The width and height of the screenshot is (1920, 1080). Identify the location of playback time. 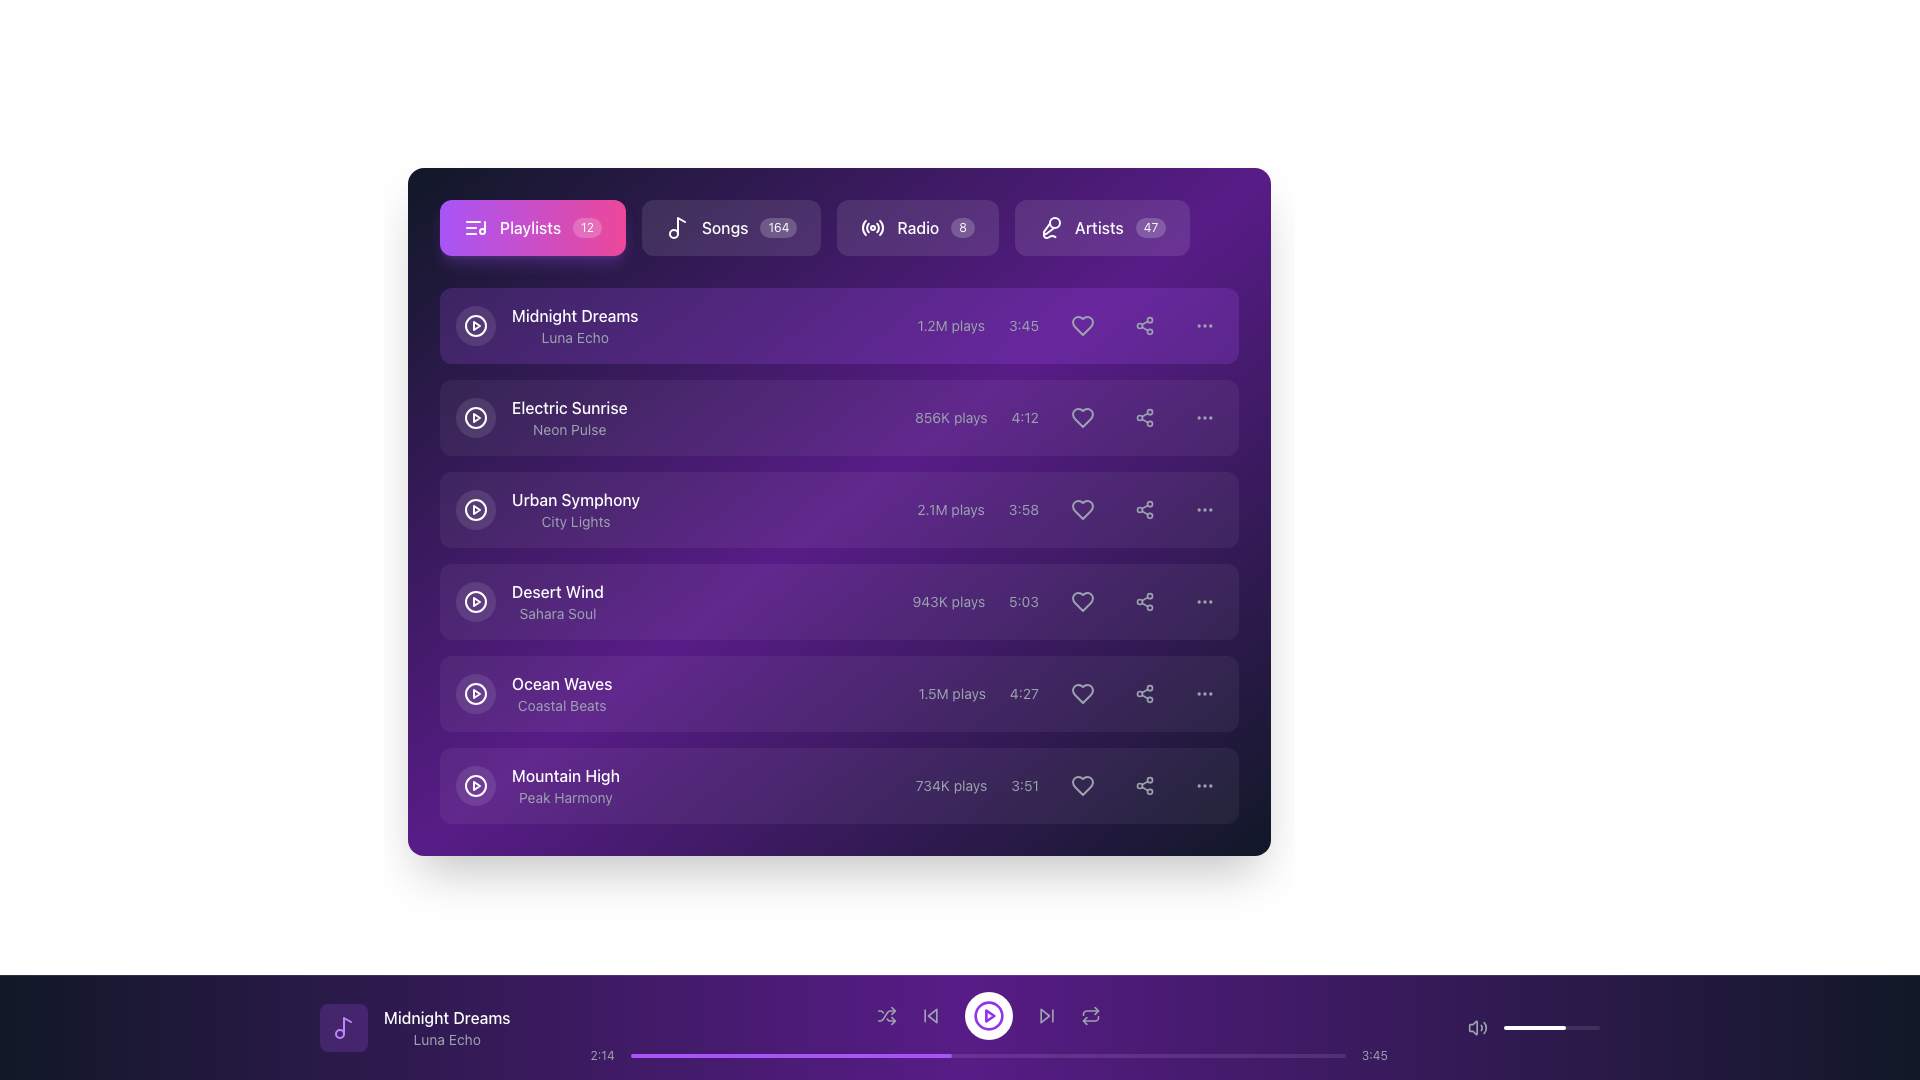
(779, 1055).